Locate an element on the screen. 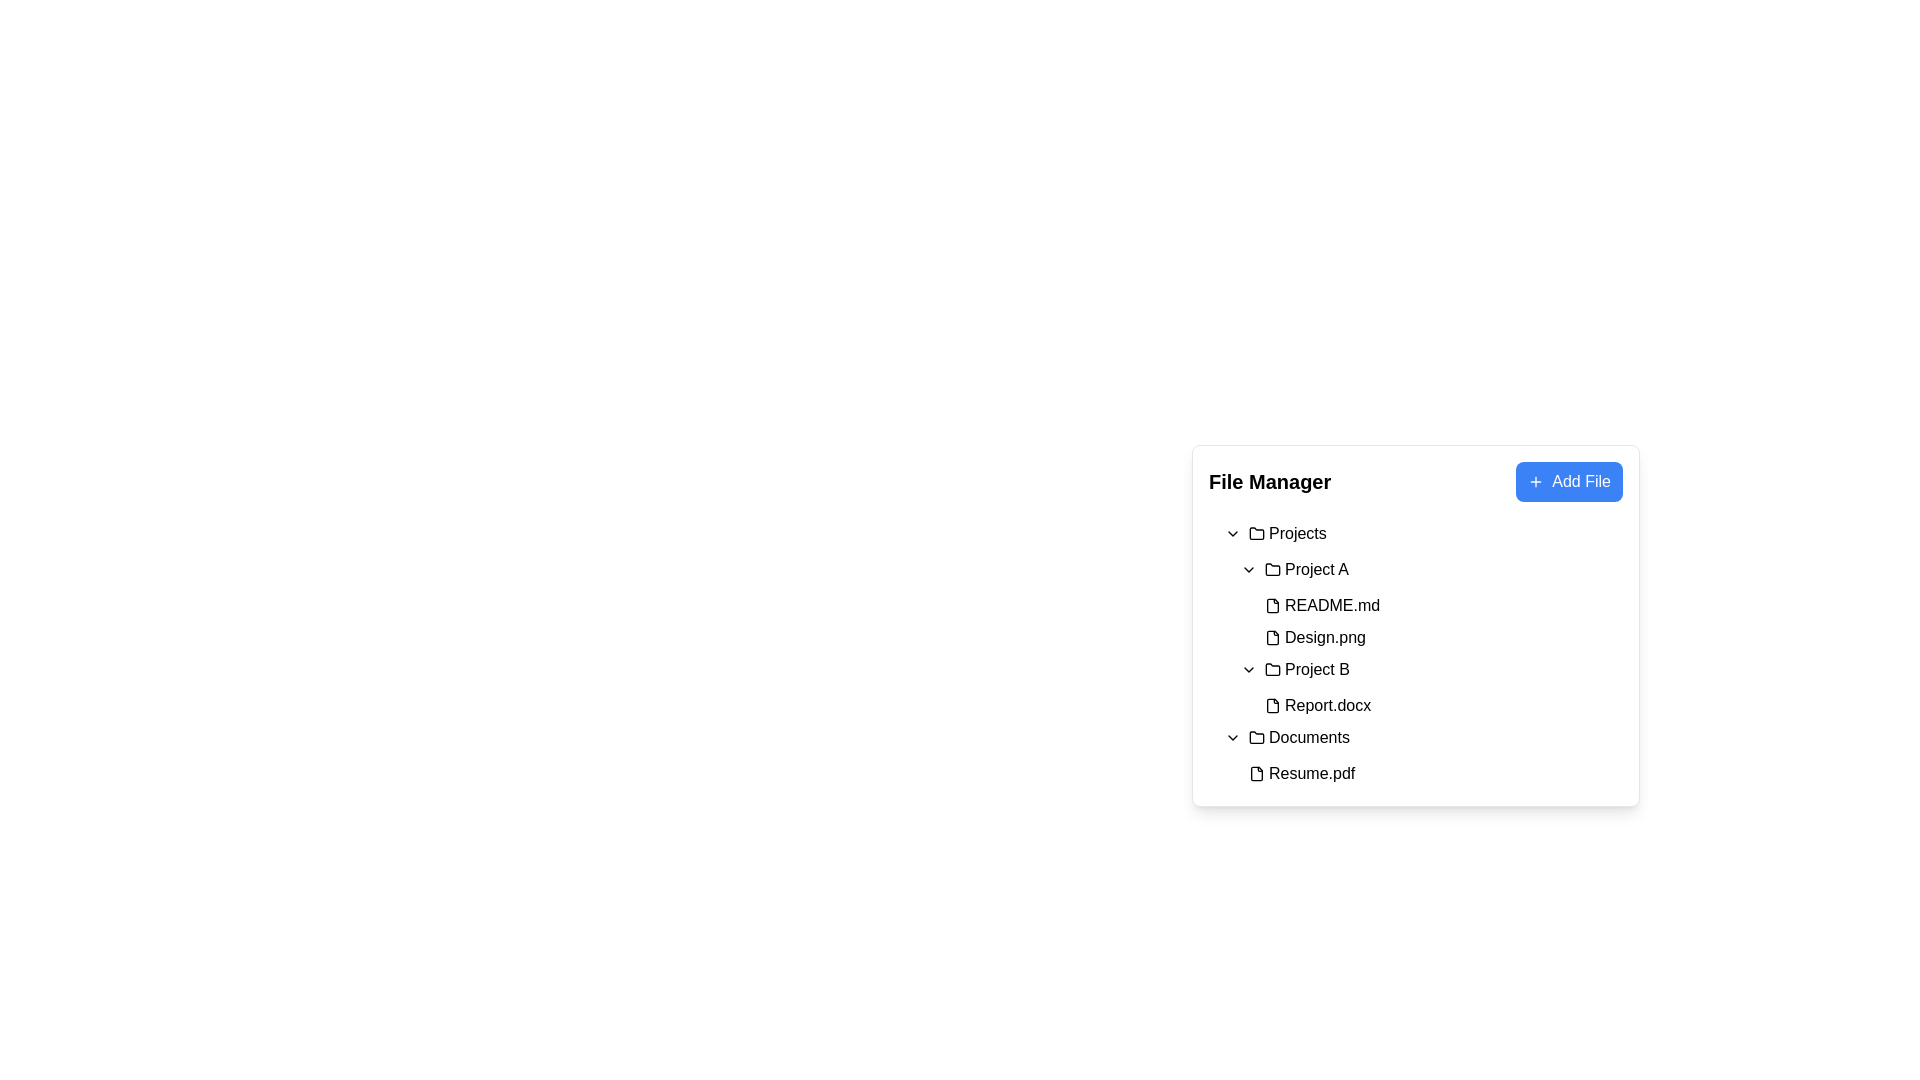 The image size is (1920, 1080). the text label displaying 'Resume.pdf' which is located in the 'Documents' folder section of the file manager is located at coordinates (1312, 773).